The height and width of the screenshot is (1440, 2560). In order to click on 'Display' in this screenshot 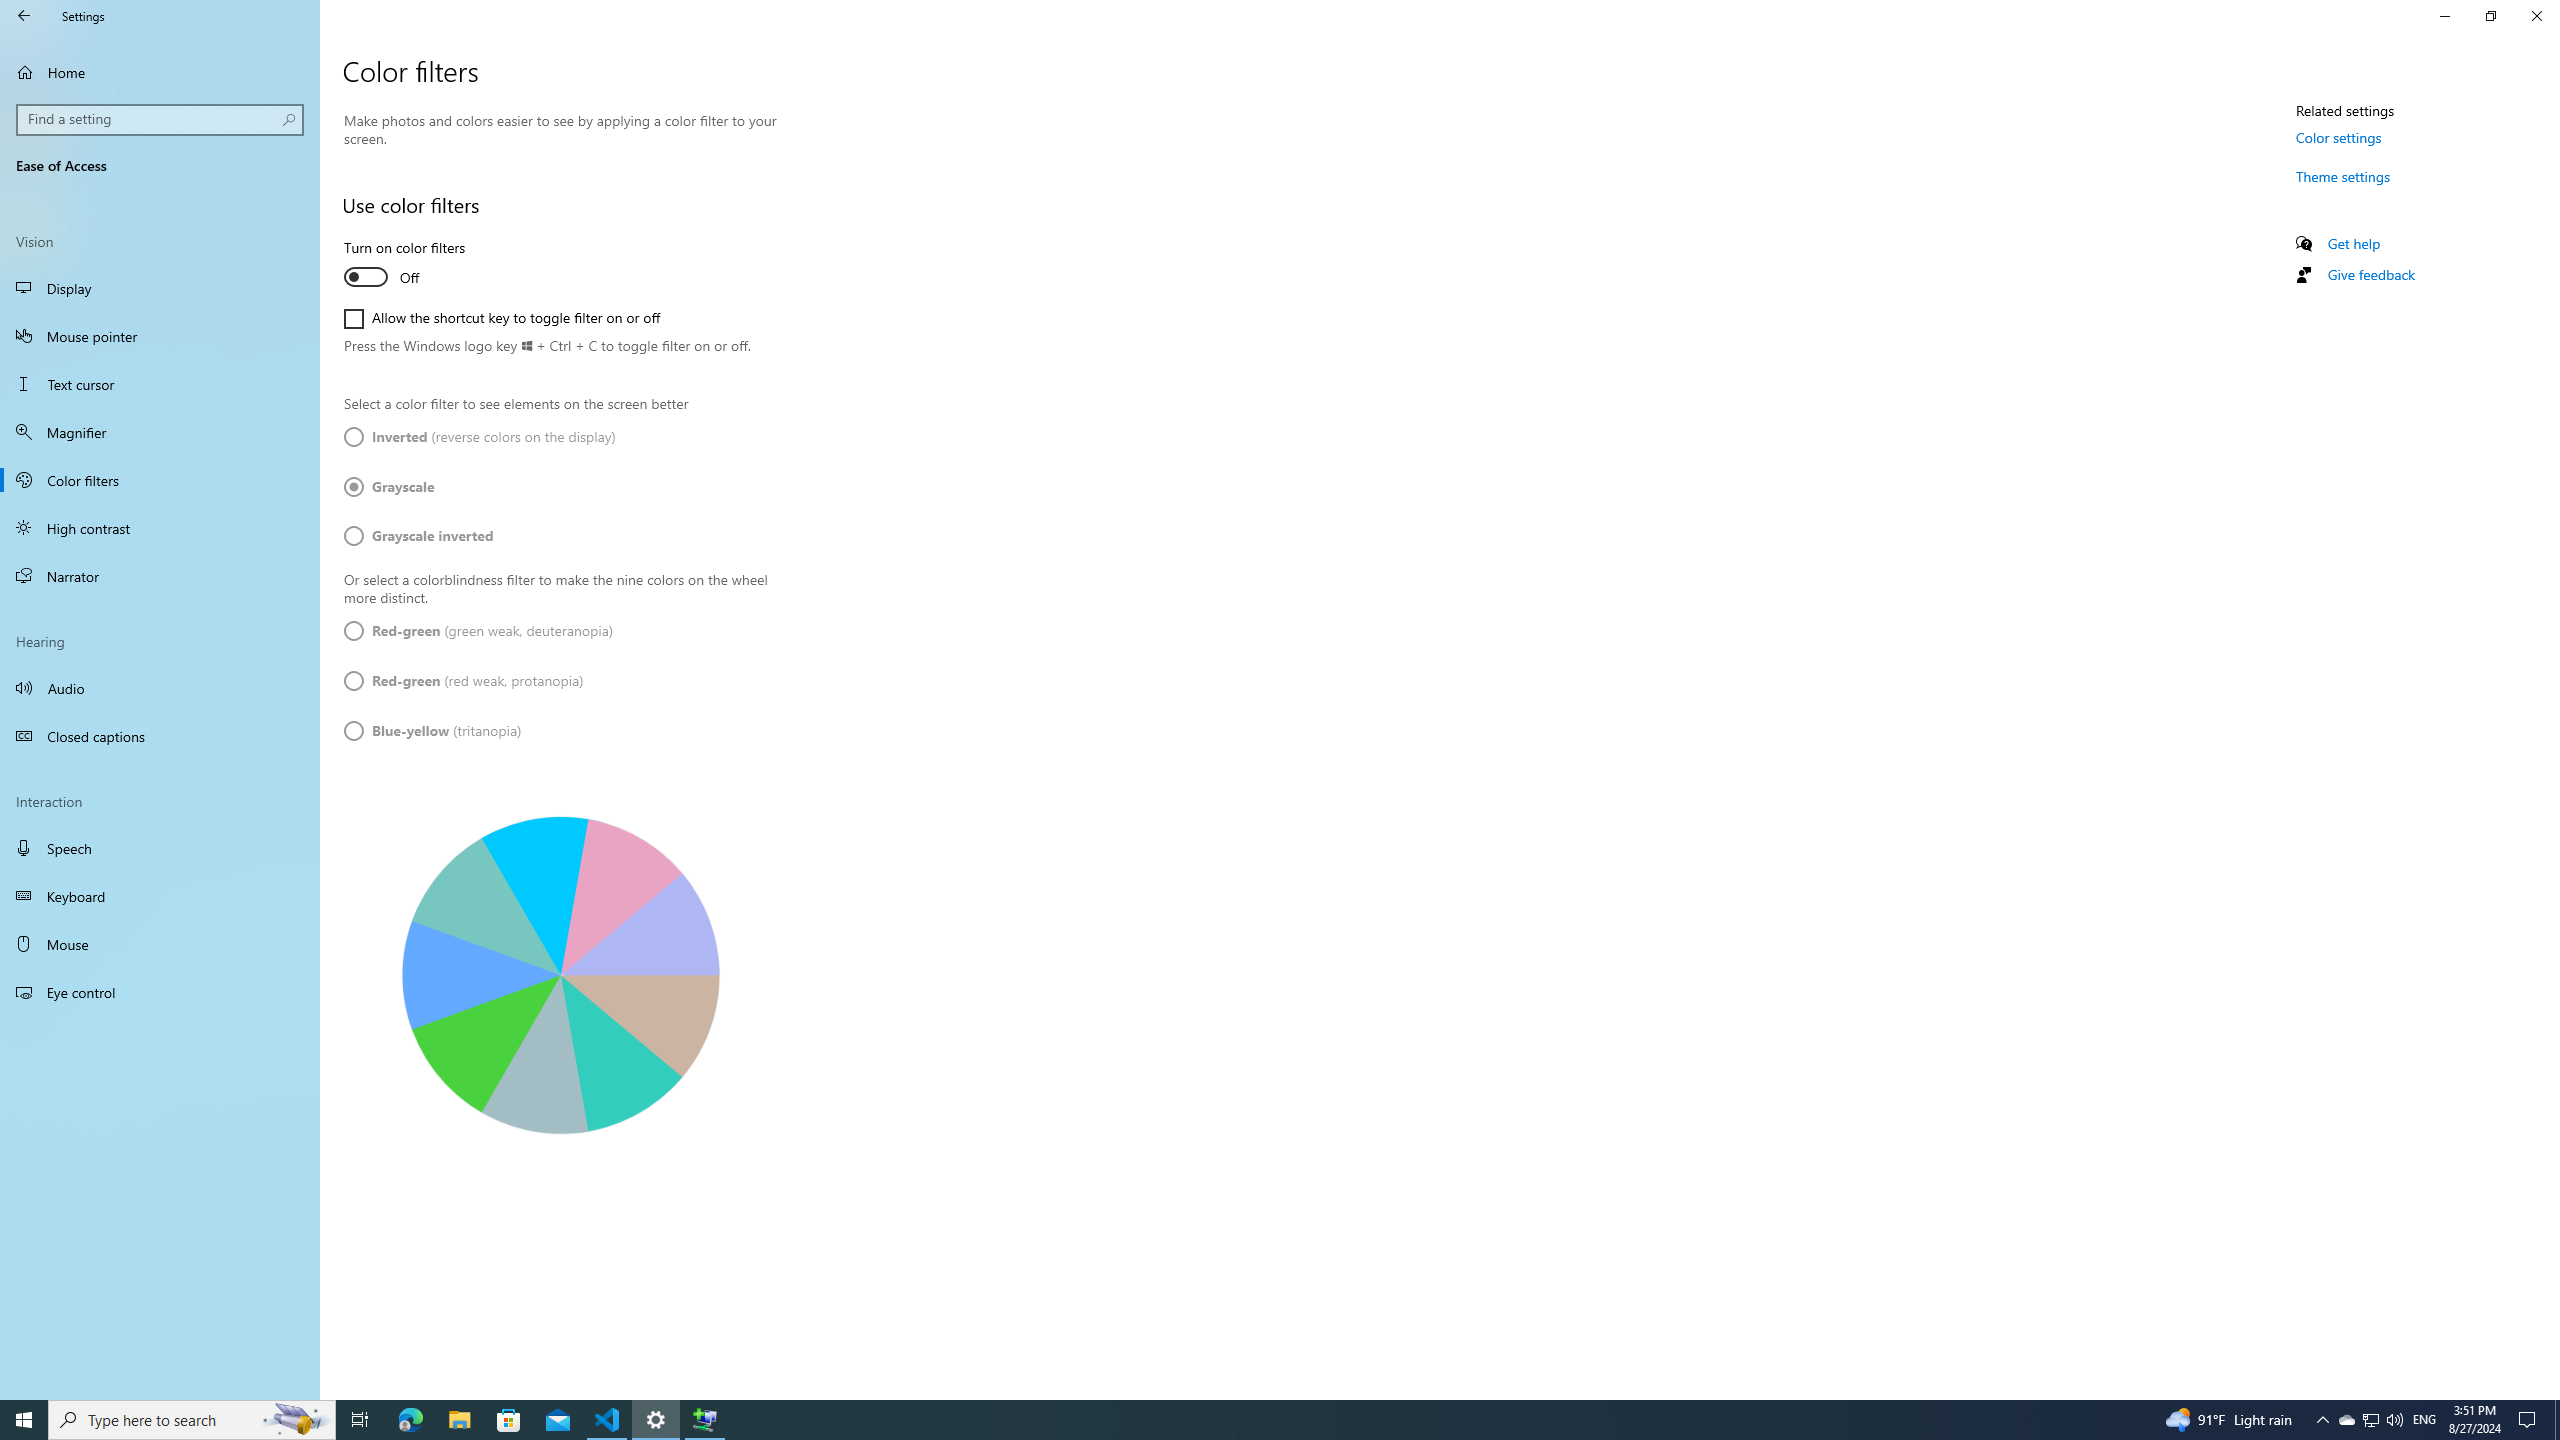, I will do `click(159, 287)`.